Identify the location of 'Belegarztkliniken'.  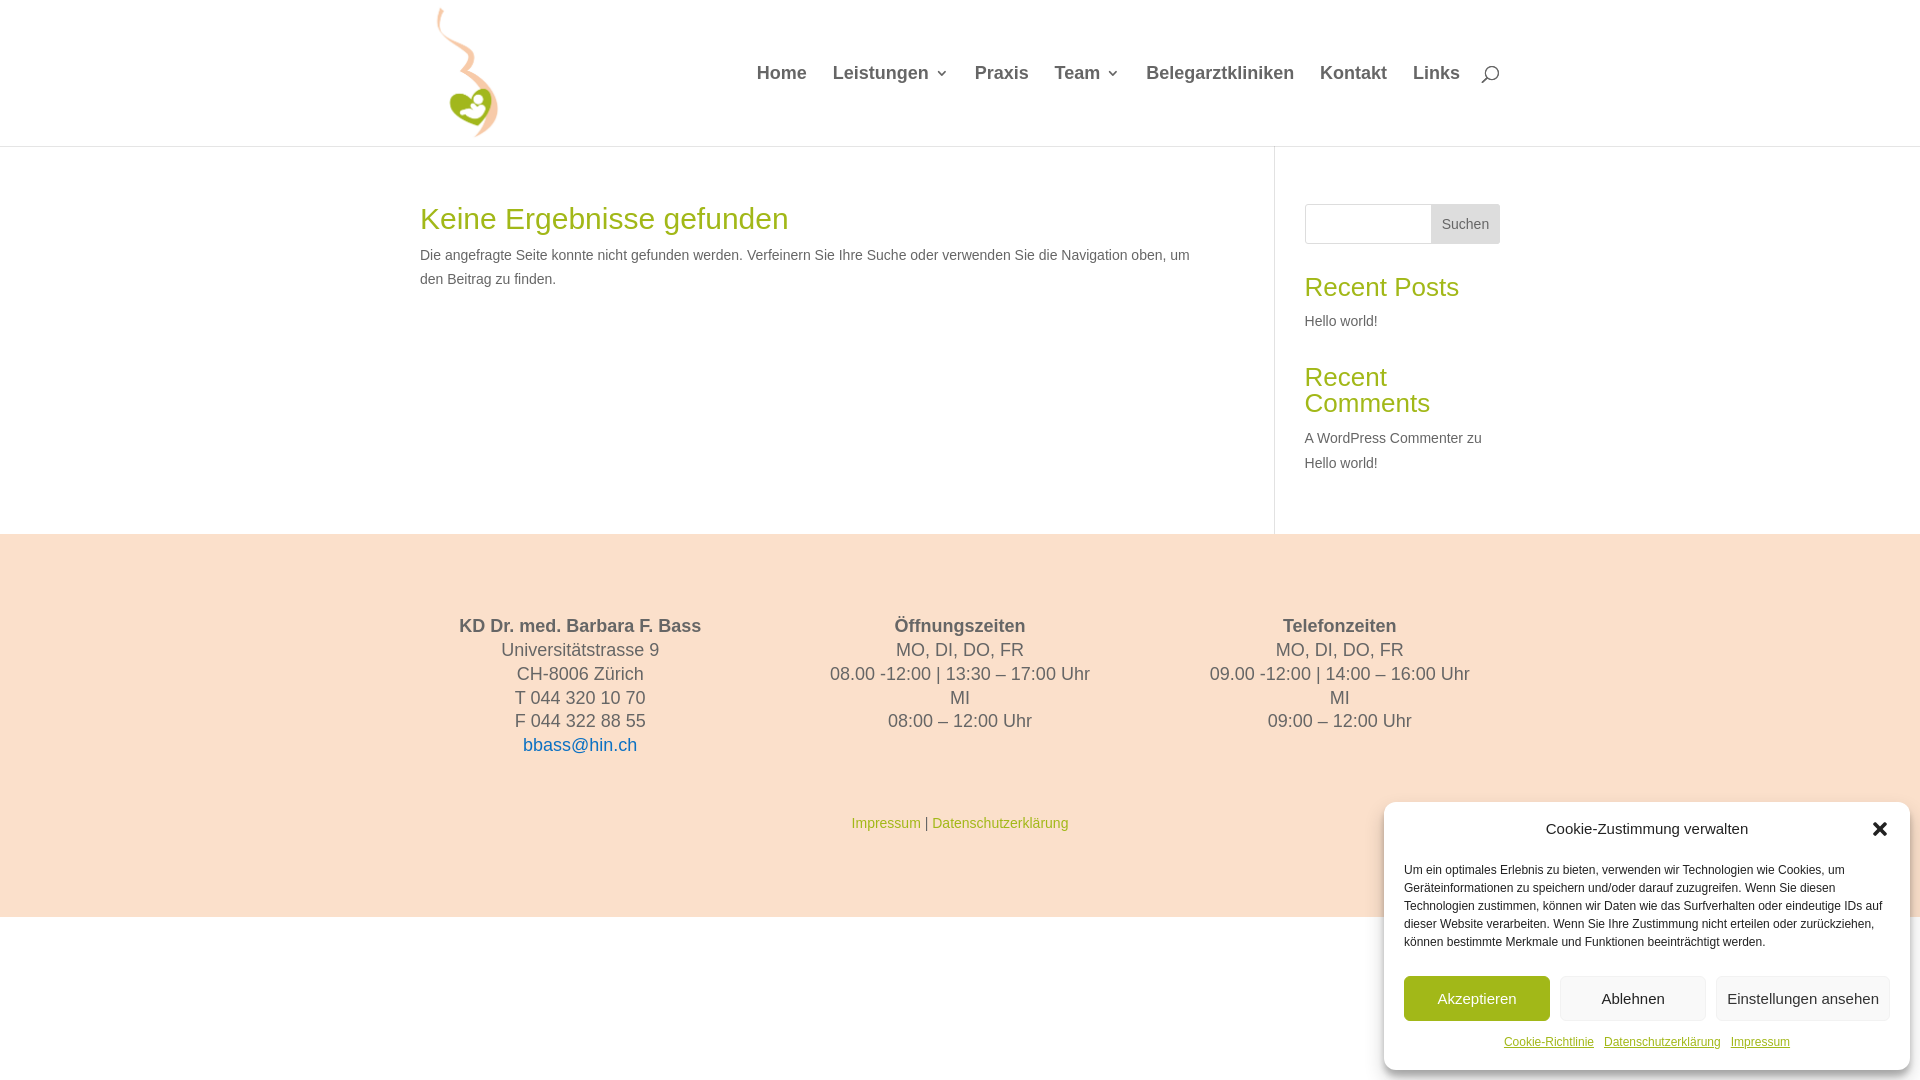
(1218, 105).